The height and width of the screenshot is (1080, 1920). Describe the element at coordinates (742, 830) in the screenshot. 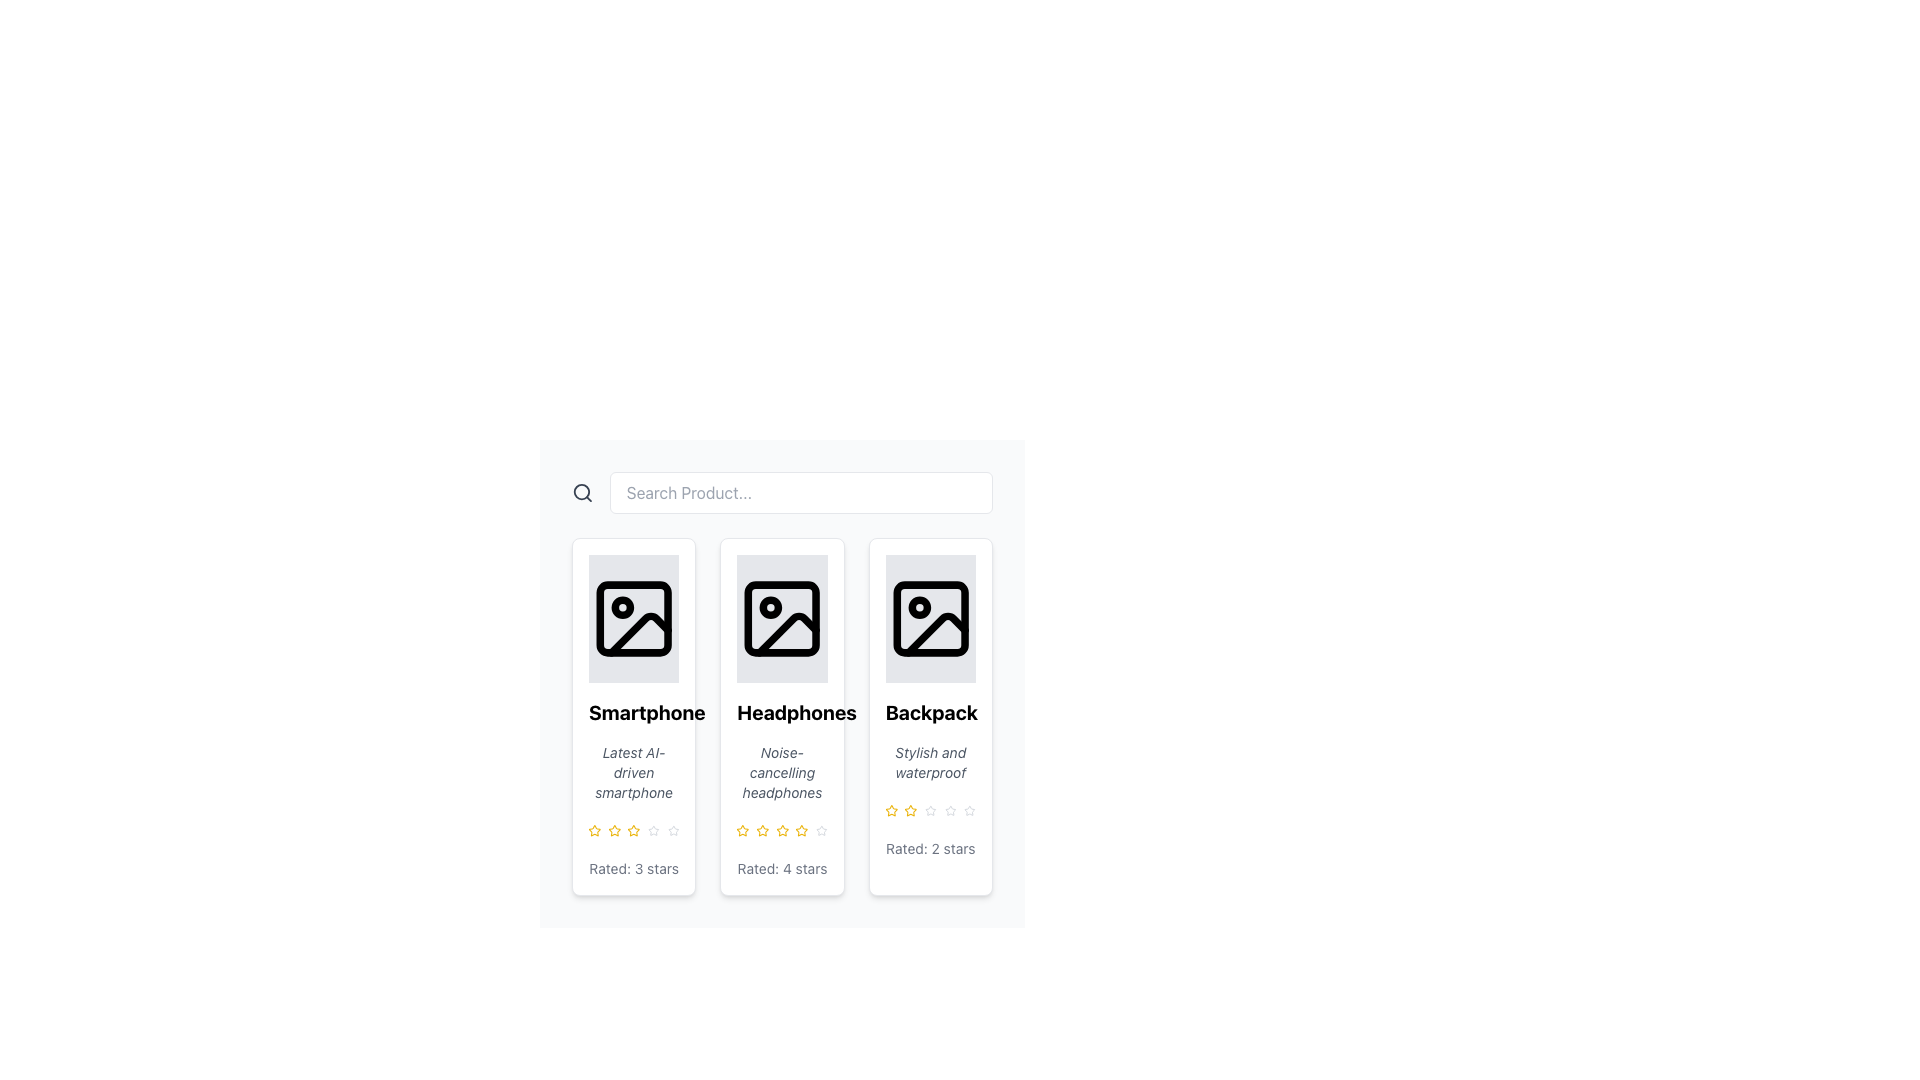

I see `the second yellow star icon in the rating system beneath the 'Headphones' card` at that location.